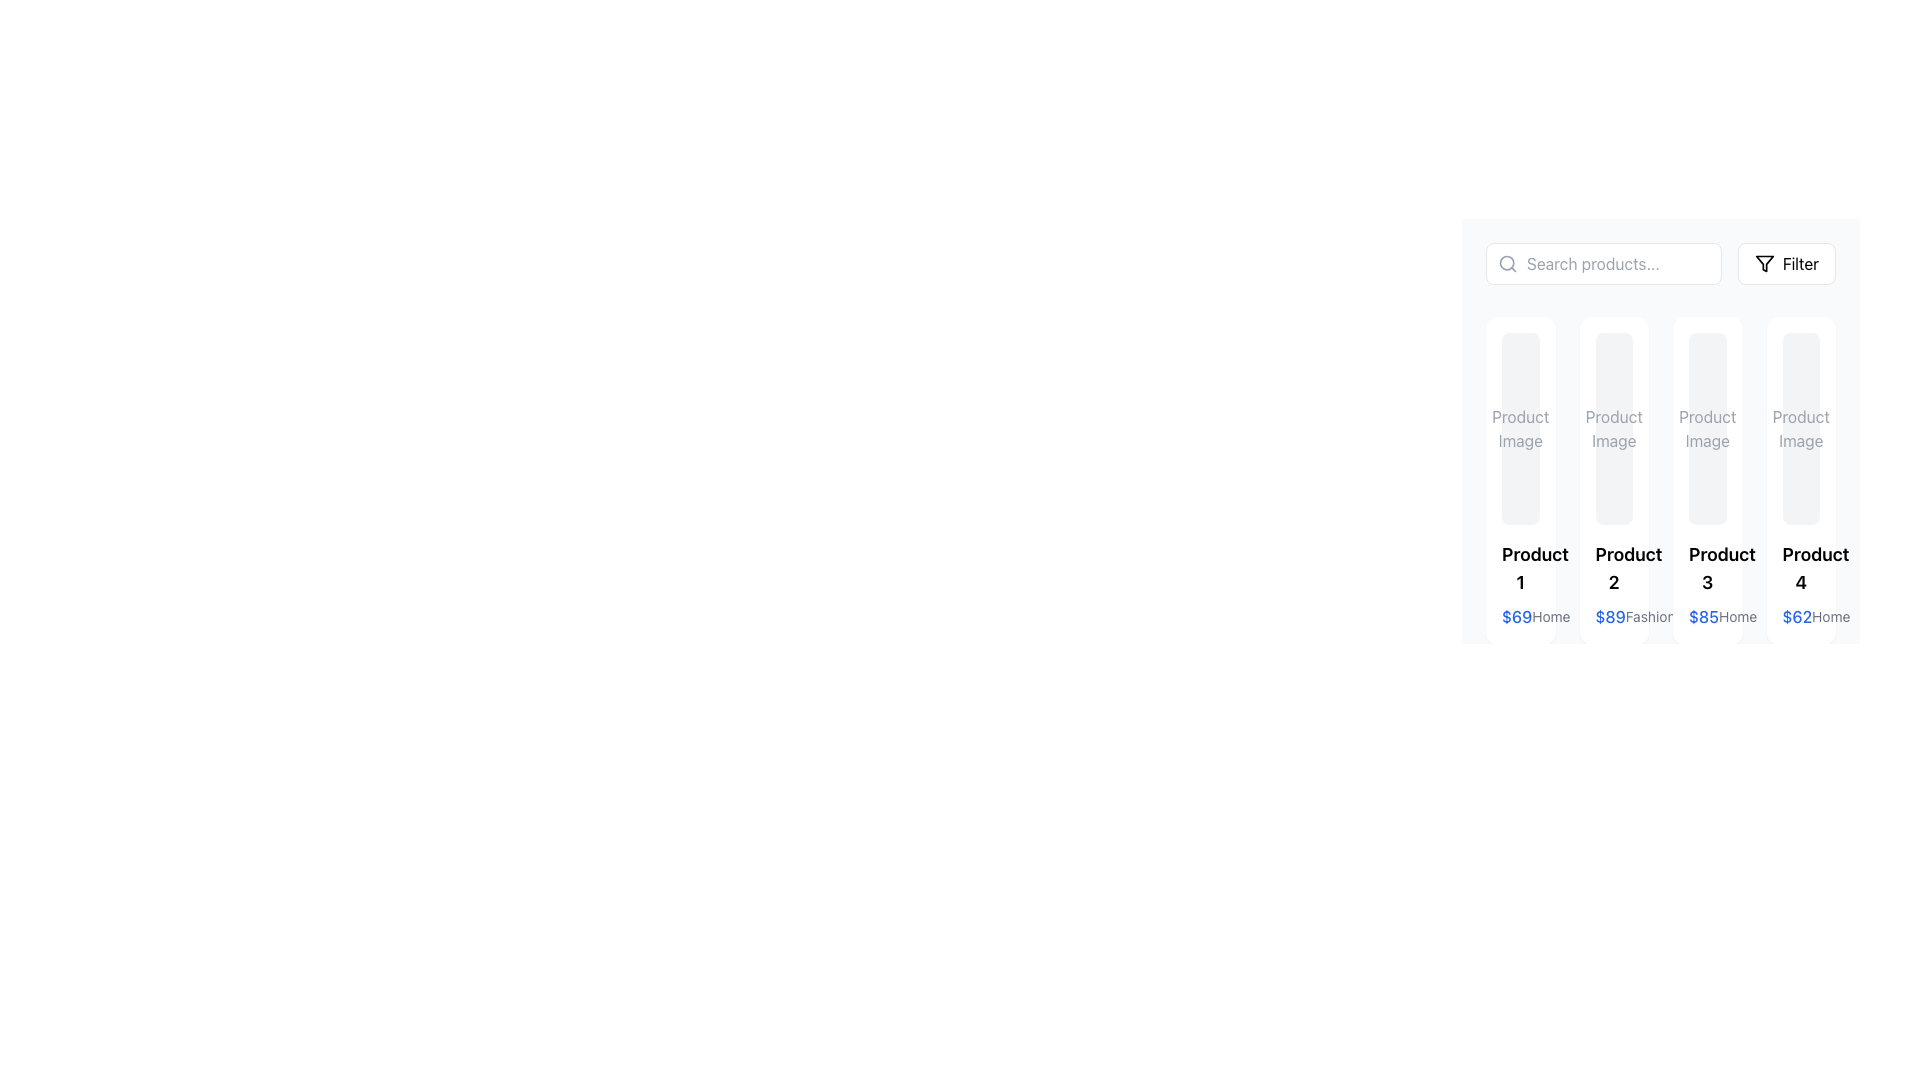 Image resolution: width=1920 pixels, height=1080 pixels. I want to click on the filter icon located on the top-right side of the interface, near the text search box, so click(1764, 262).